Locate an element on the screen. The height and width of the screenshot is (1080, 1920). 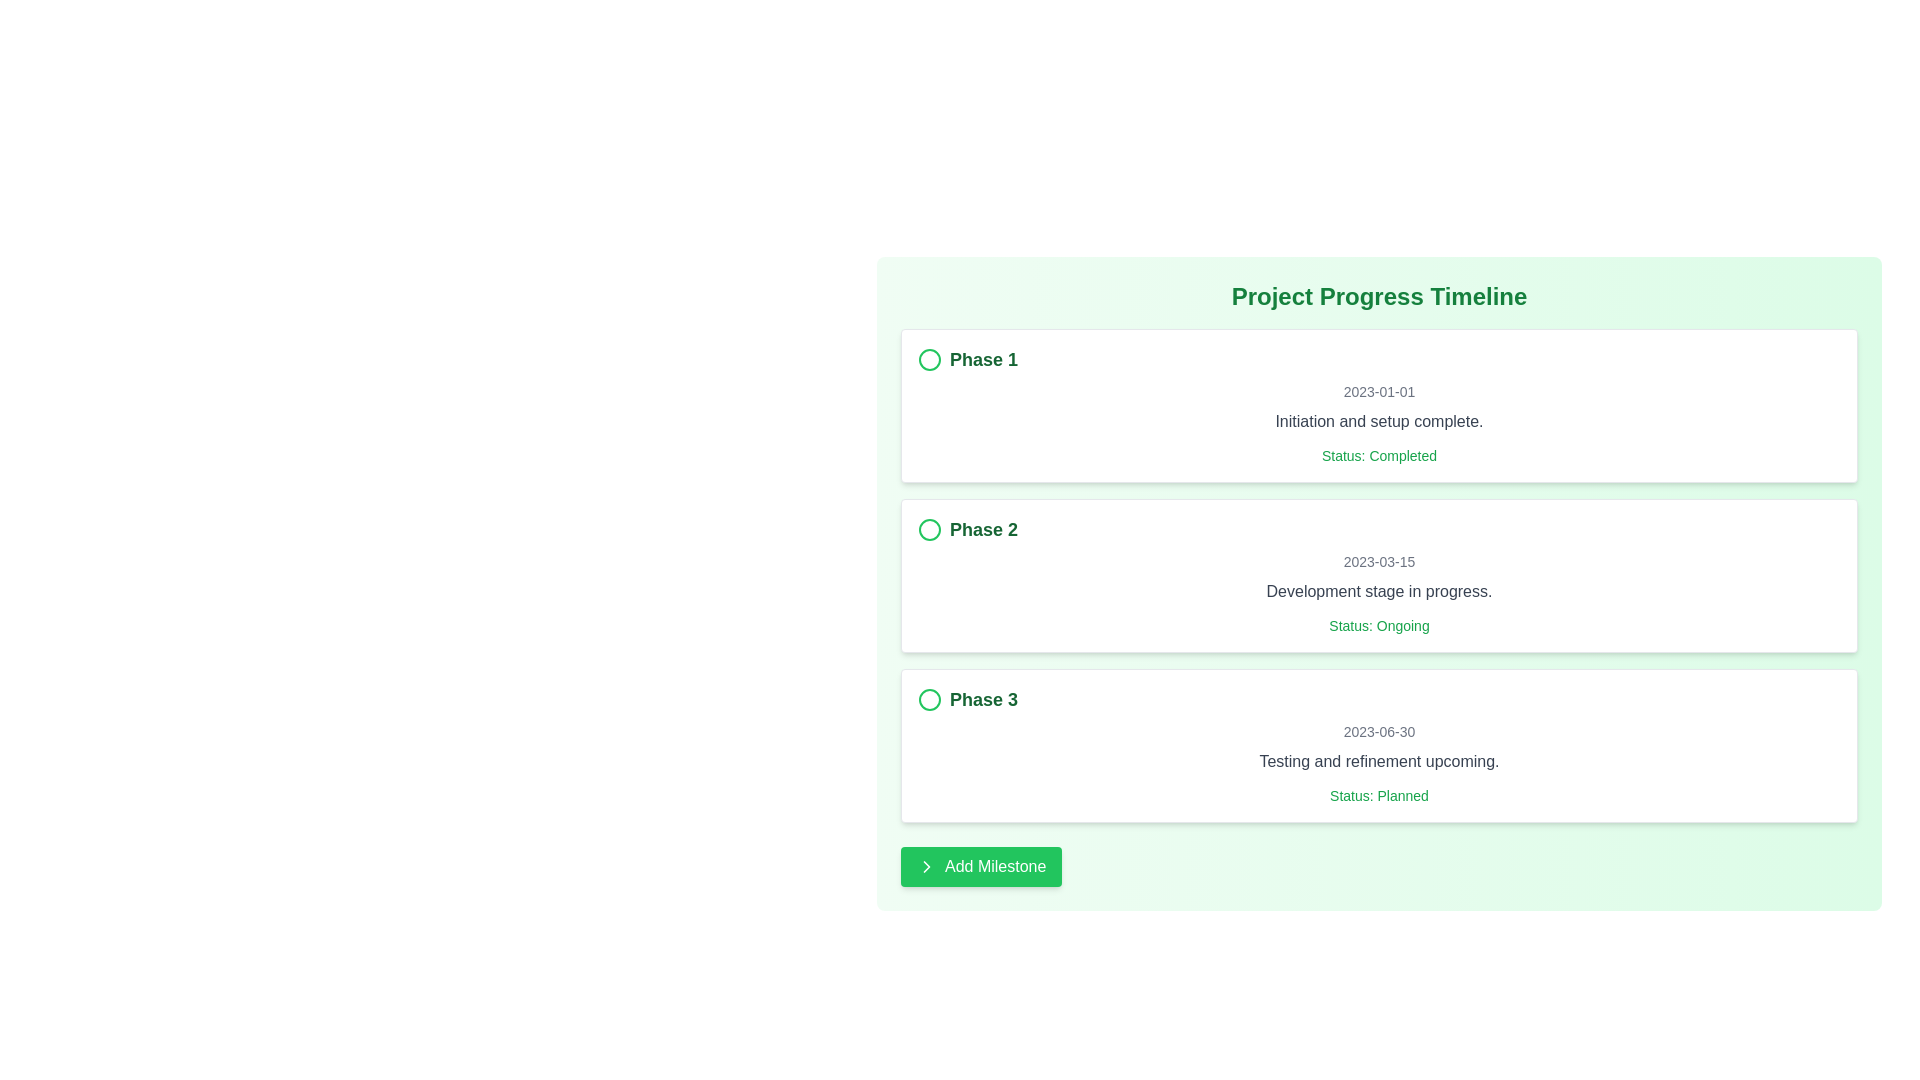
the Card element containing the green circular icon and text 'Phase 3', which is the third in a vertically stacked list of similar cards is located at coordinates (1378, 745).